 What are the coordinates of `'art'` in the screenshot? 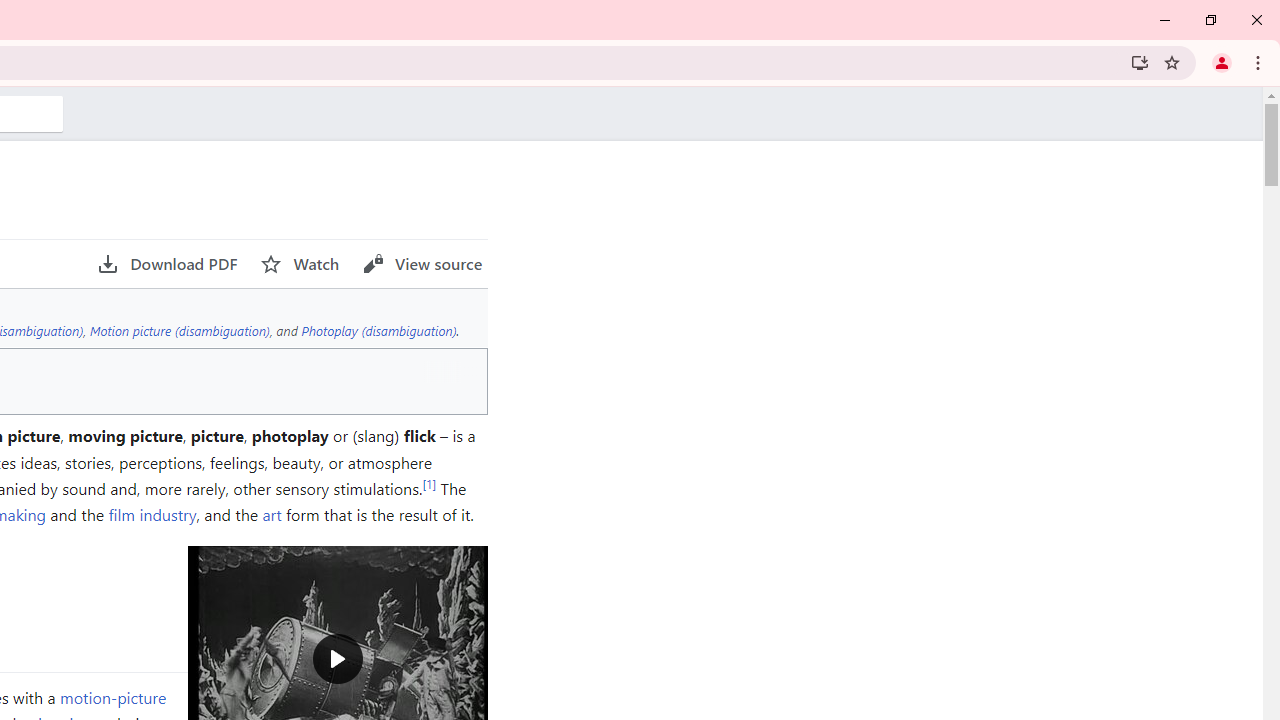 It's located at (271, 514).